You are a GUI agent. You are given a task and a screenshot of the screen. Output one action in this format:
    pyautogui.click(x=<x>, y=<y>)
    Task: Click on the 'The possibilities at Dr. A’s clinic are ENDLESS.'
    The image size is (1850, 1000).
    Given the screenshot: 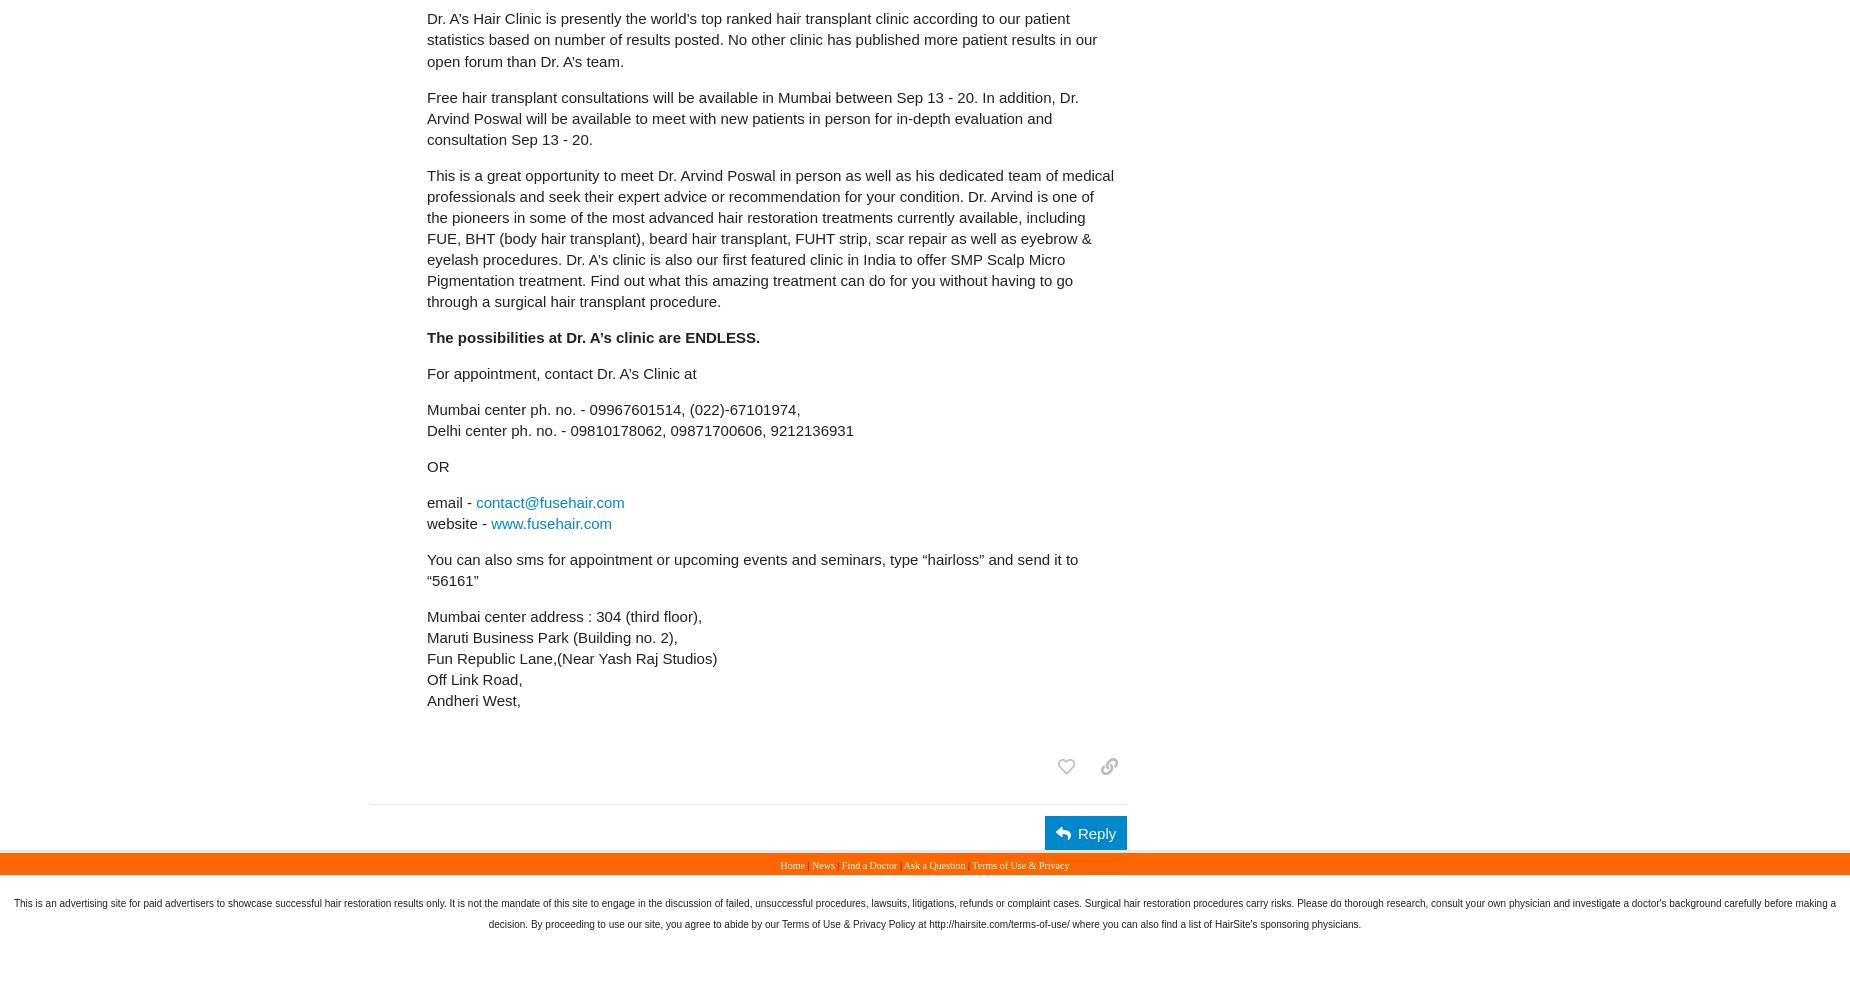 What is the action you would take?
    pyautogui.click(x=425, y=335)
    